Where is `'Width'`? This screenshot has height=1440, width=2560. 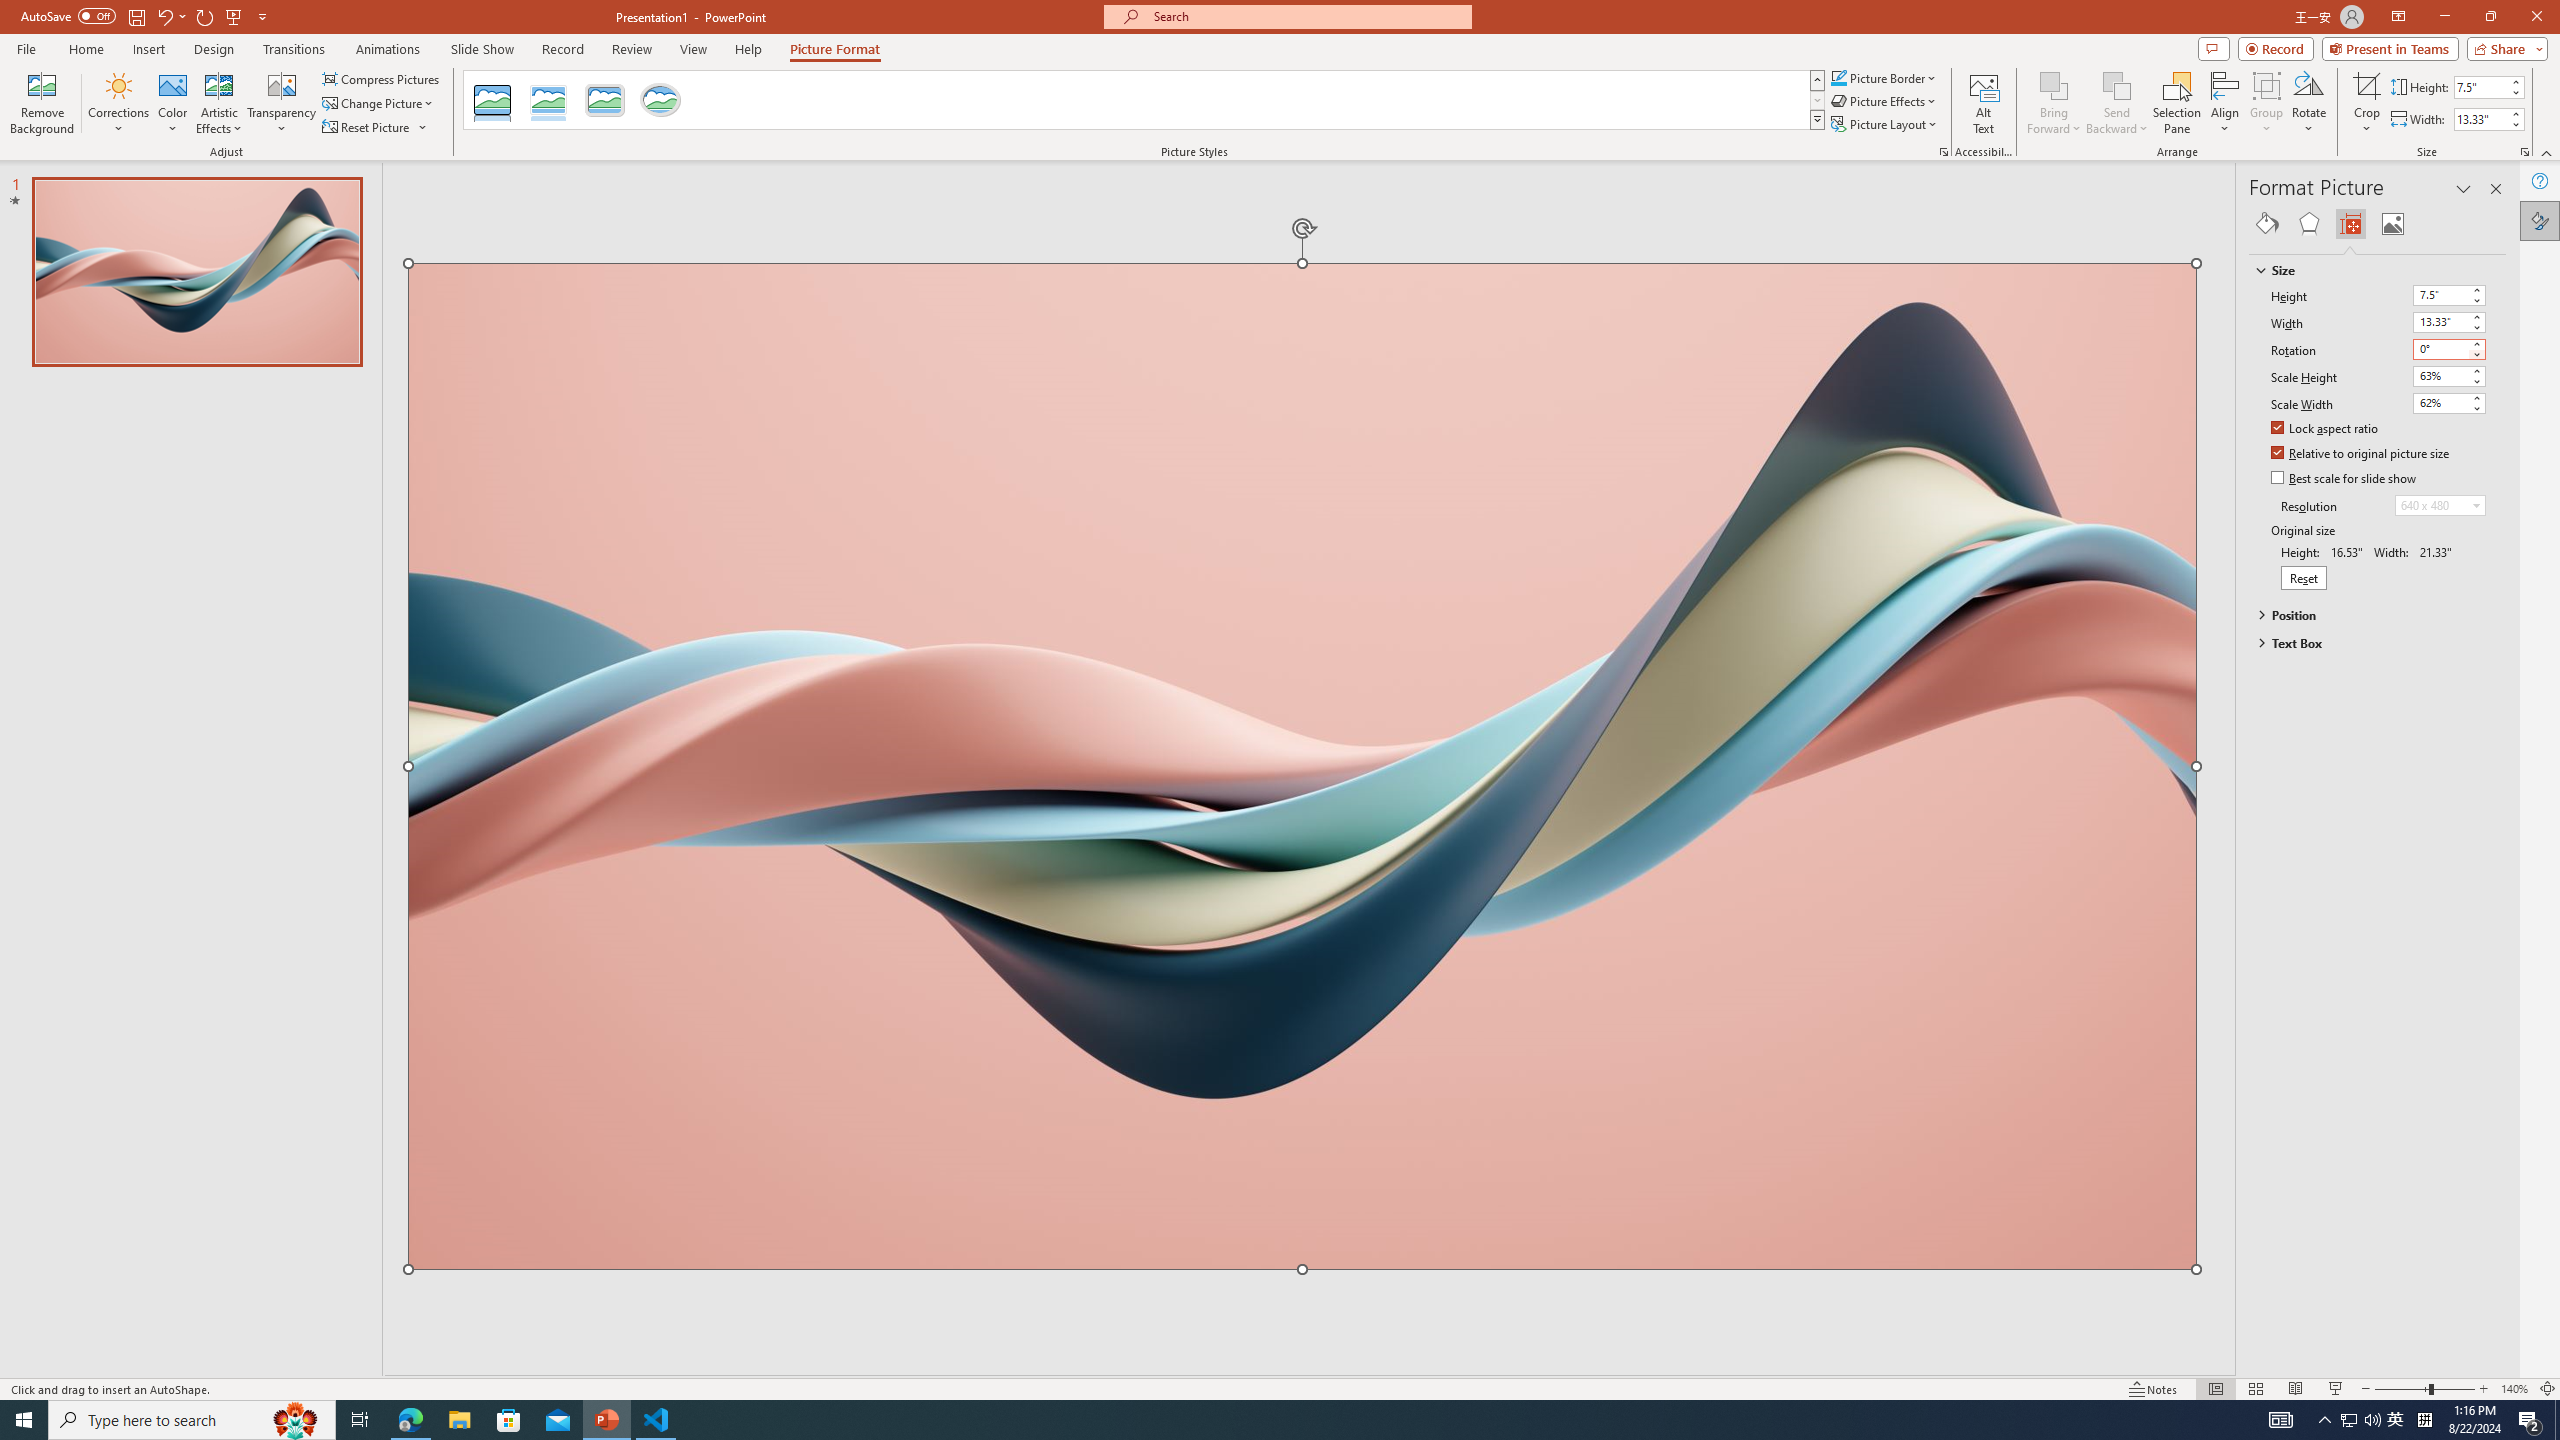
'Width' is located at coordinates (2449, 321).